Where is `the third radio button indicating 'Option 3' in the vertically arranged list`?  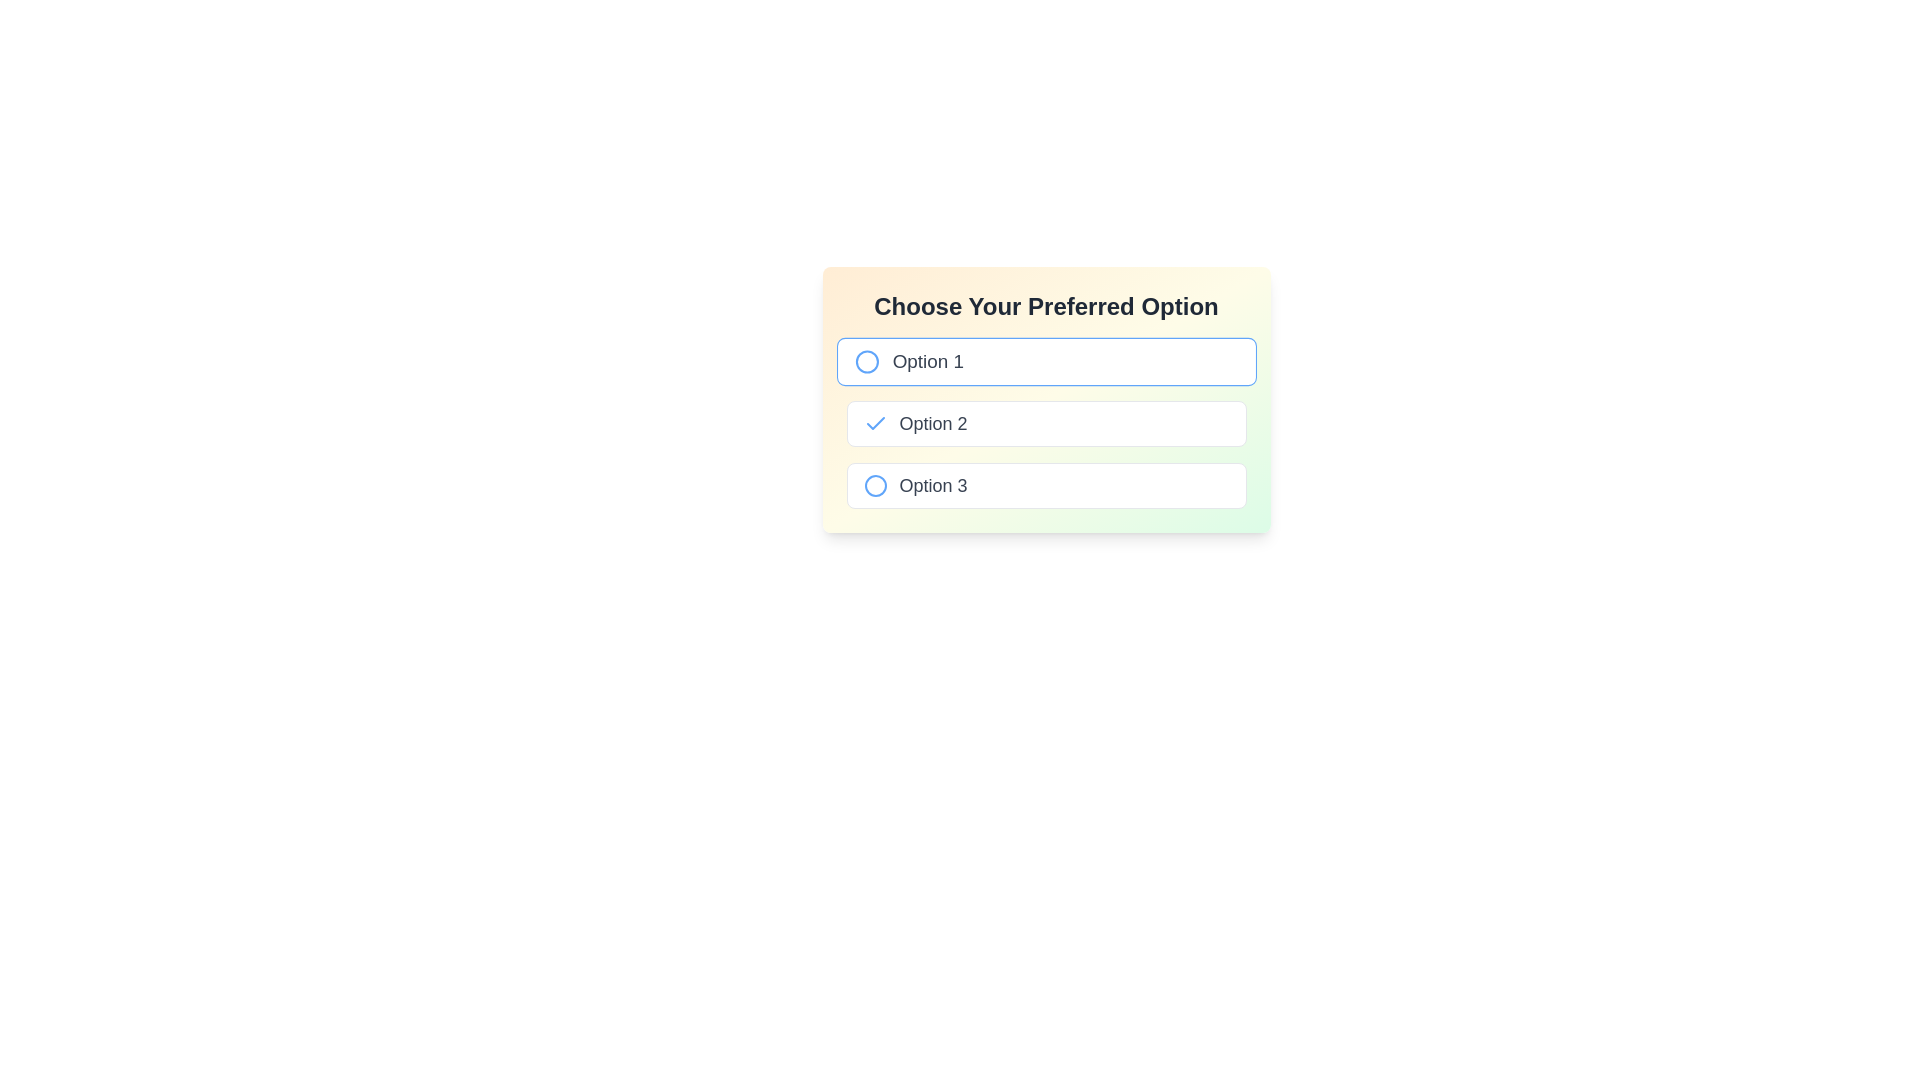 the third radio button indicating 'Option 3' in the vertically arranged list is located at coordinates (875, 486).